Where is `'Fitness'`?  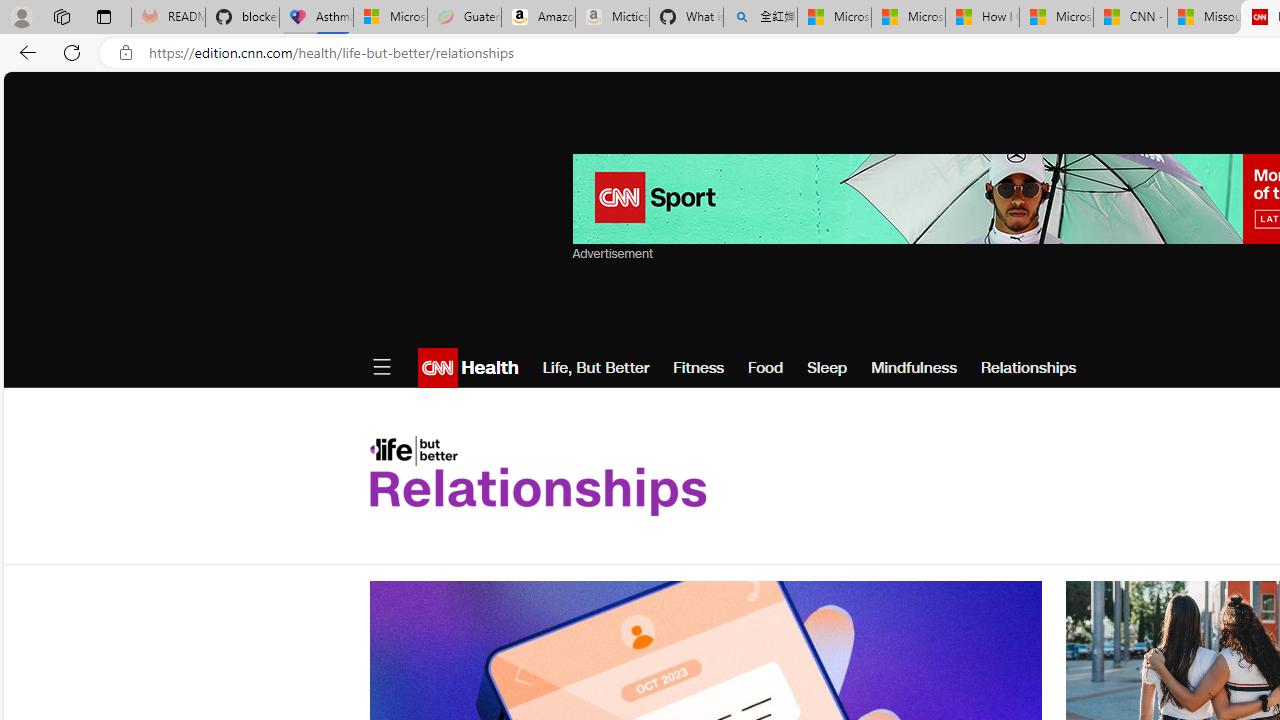 'Fitness' is located at coordinates (698, 367).